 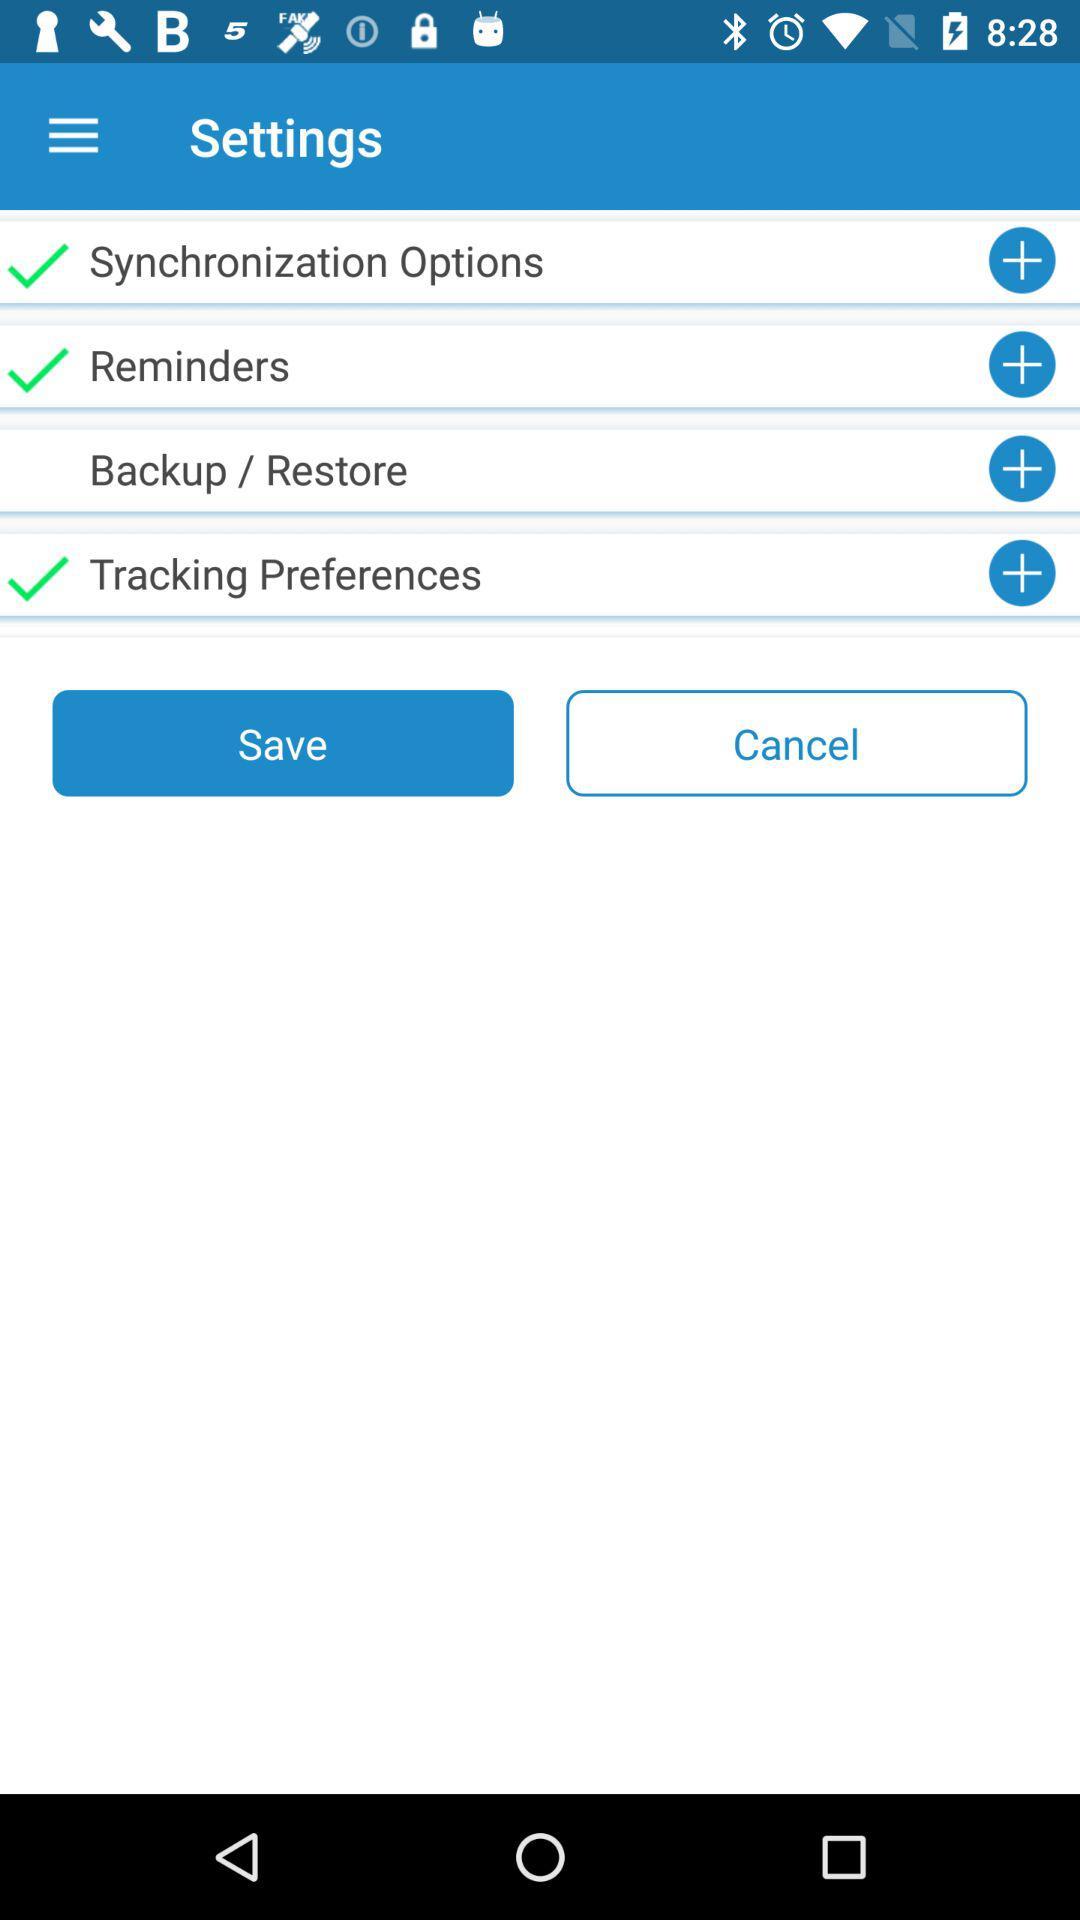 I want to click on item to the right of the save icon, so click(x=795, y=742).